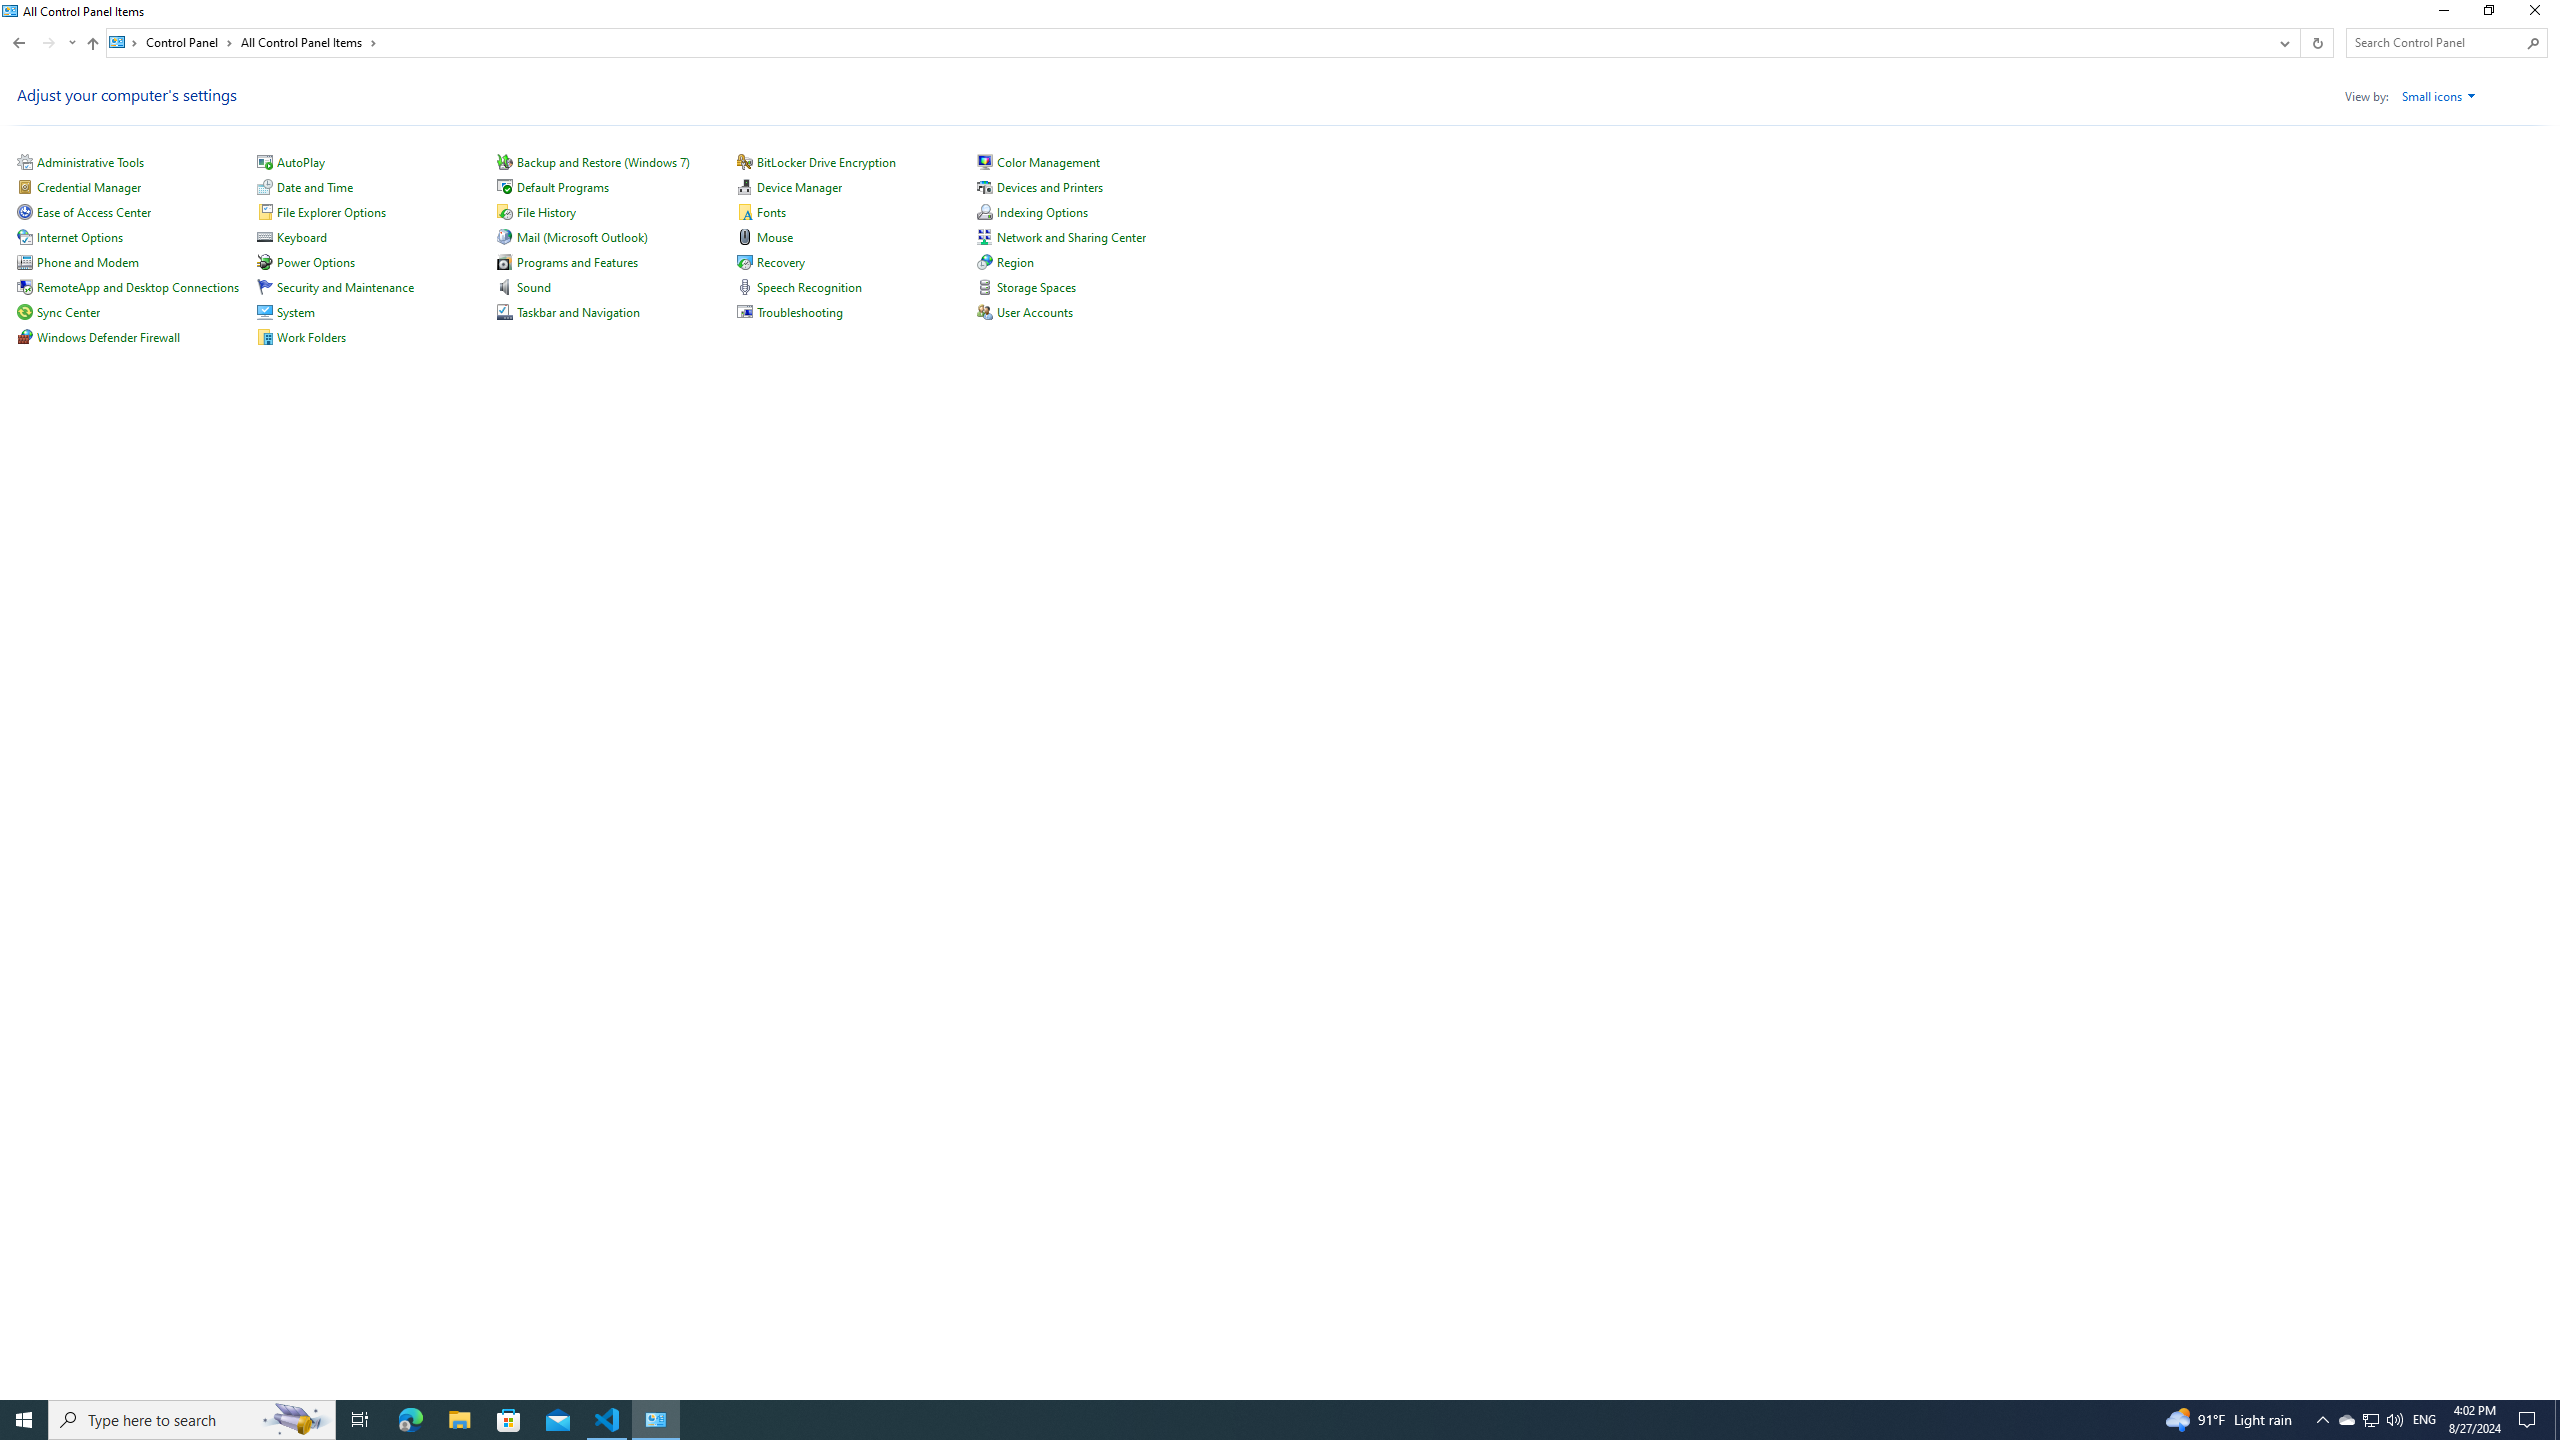  I want to click on 'Region', so click(1015, 261).